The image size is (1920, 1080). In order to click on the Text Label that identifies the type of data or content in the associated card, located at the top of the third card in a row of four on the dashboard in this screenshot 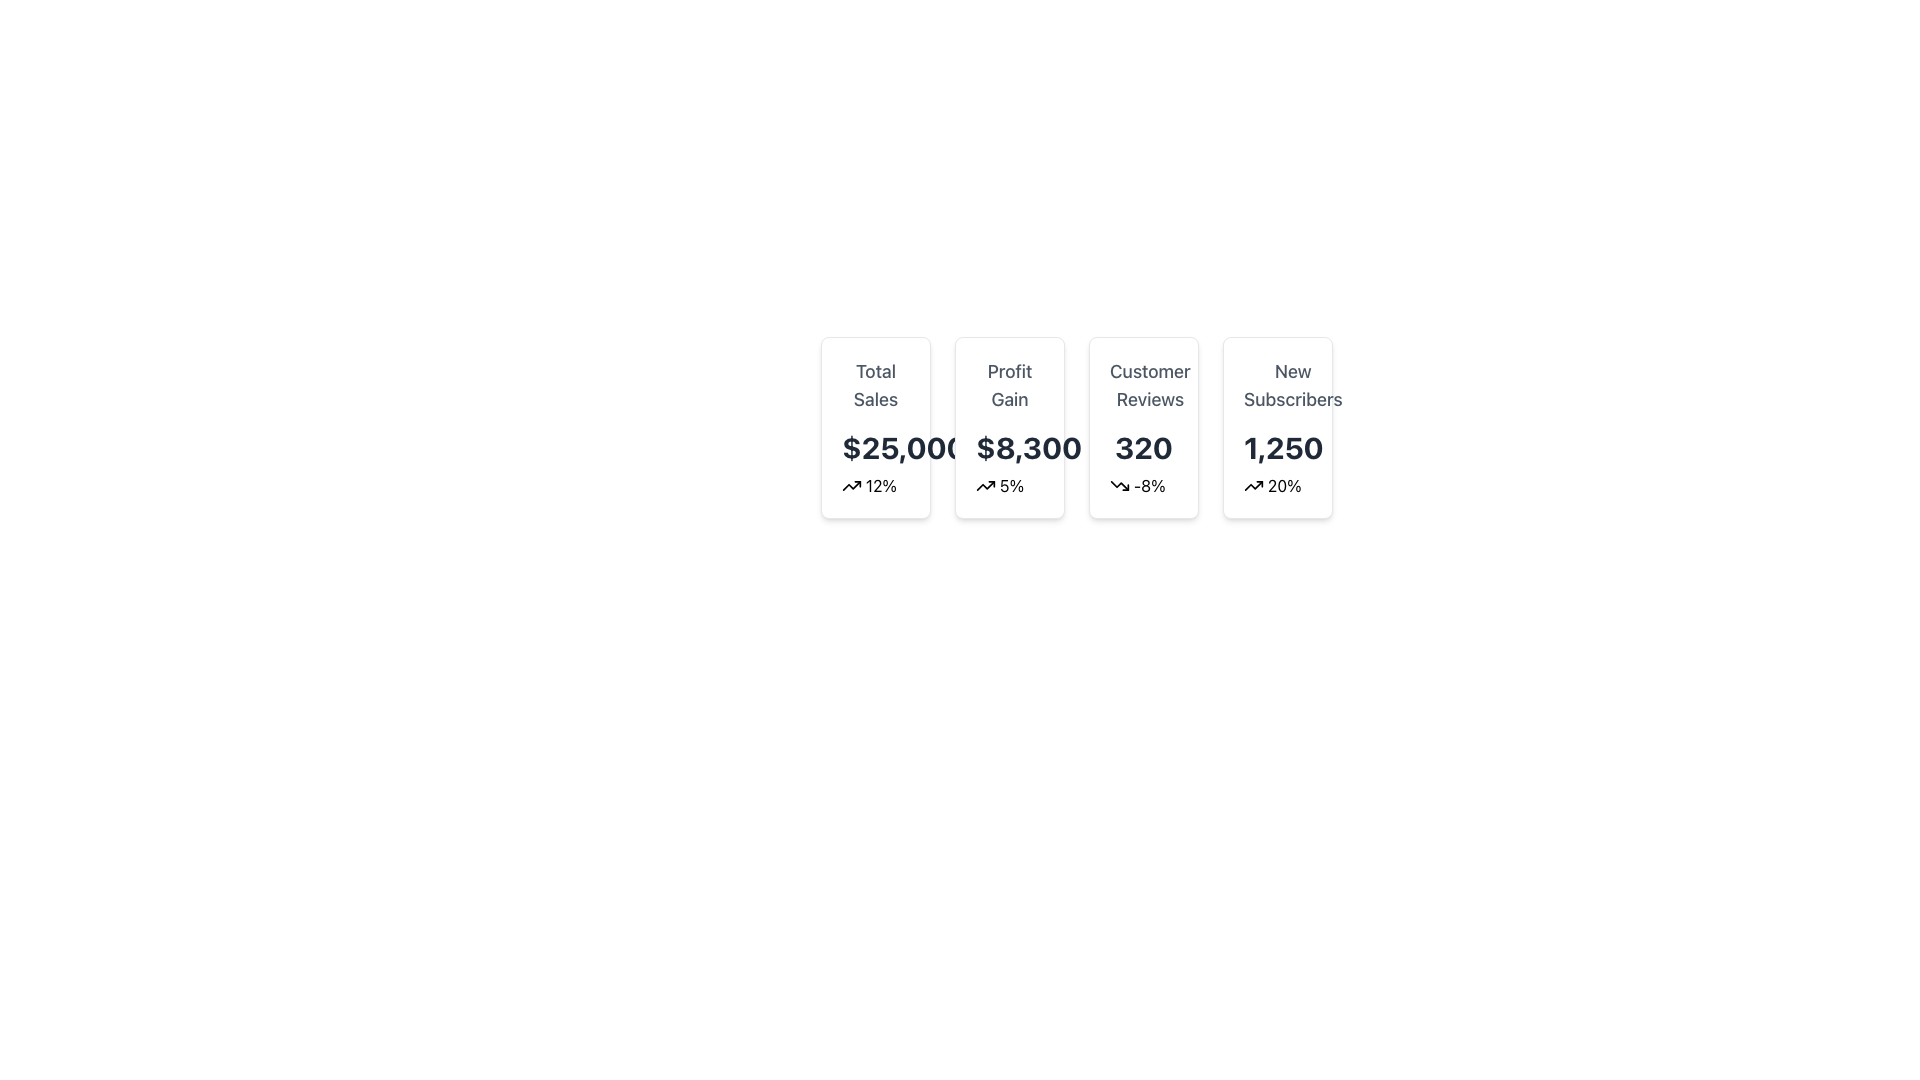, I will do `click(1143, 385)`.